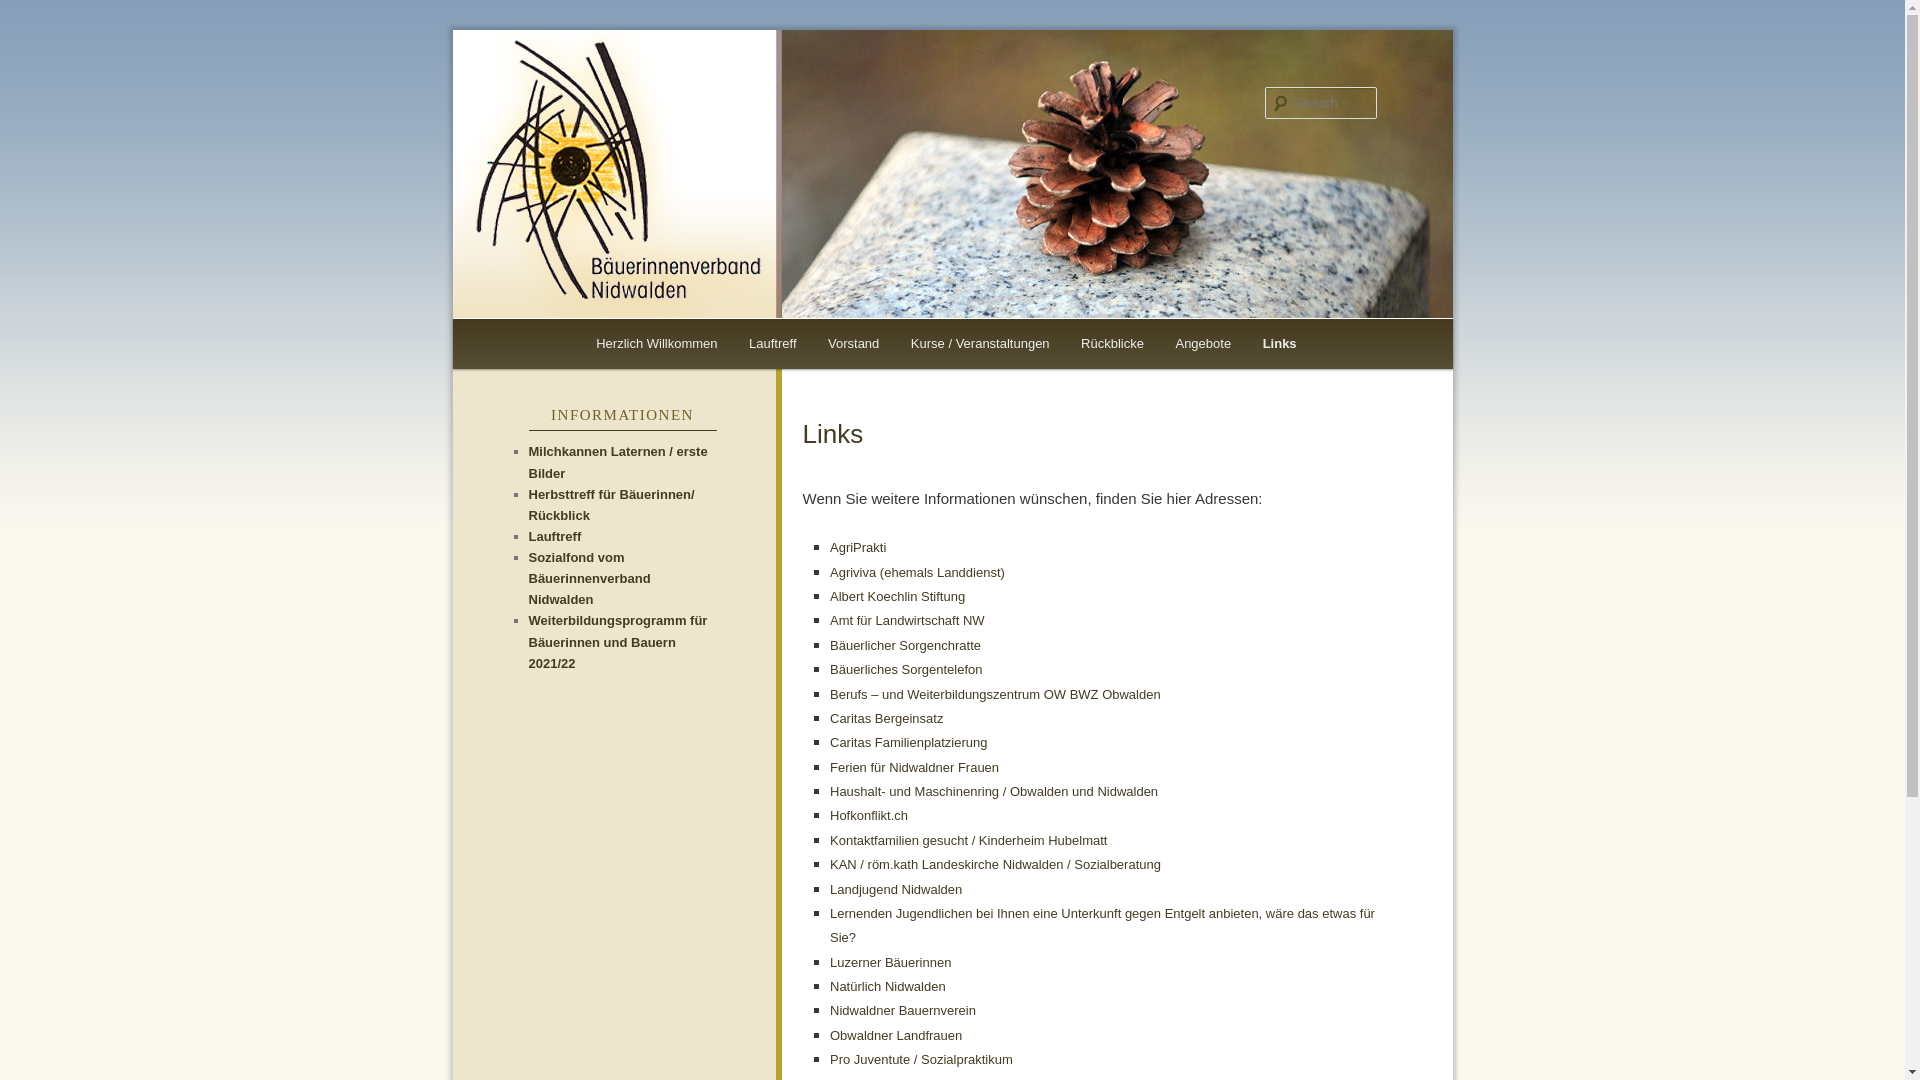  I want to click on 'Skip to secondary content', so click(617, 342).